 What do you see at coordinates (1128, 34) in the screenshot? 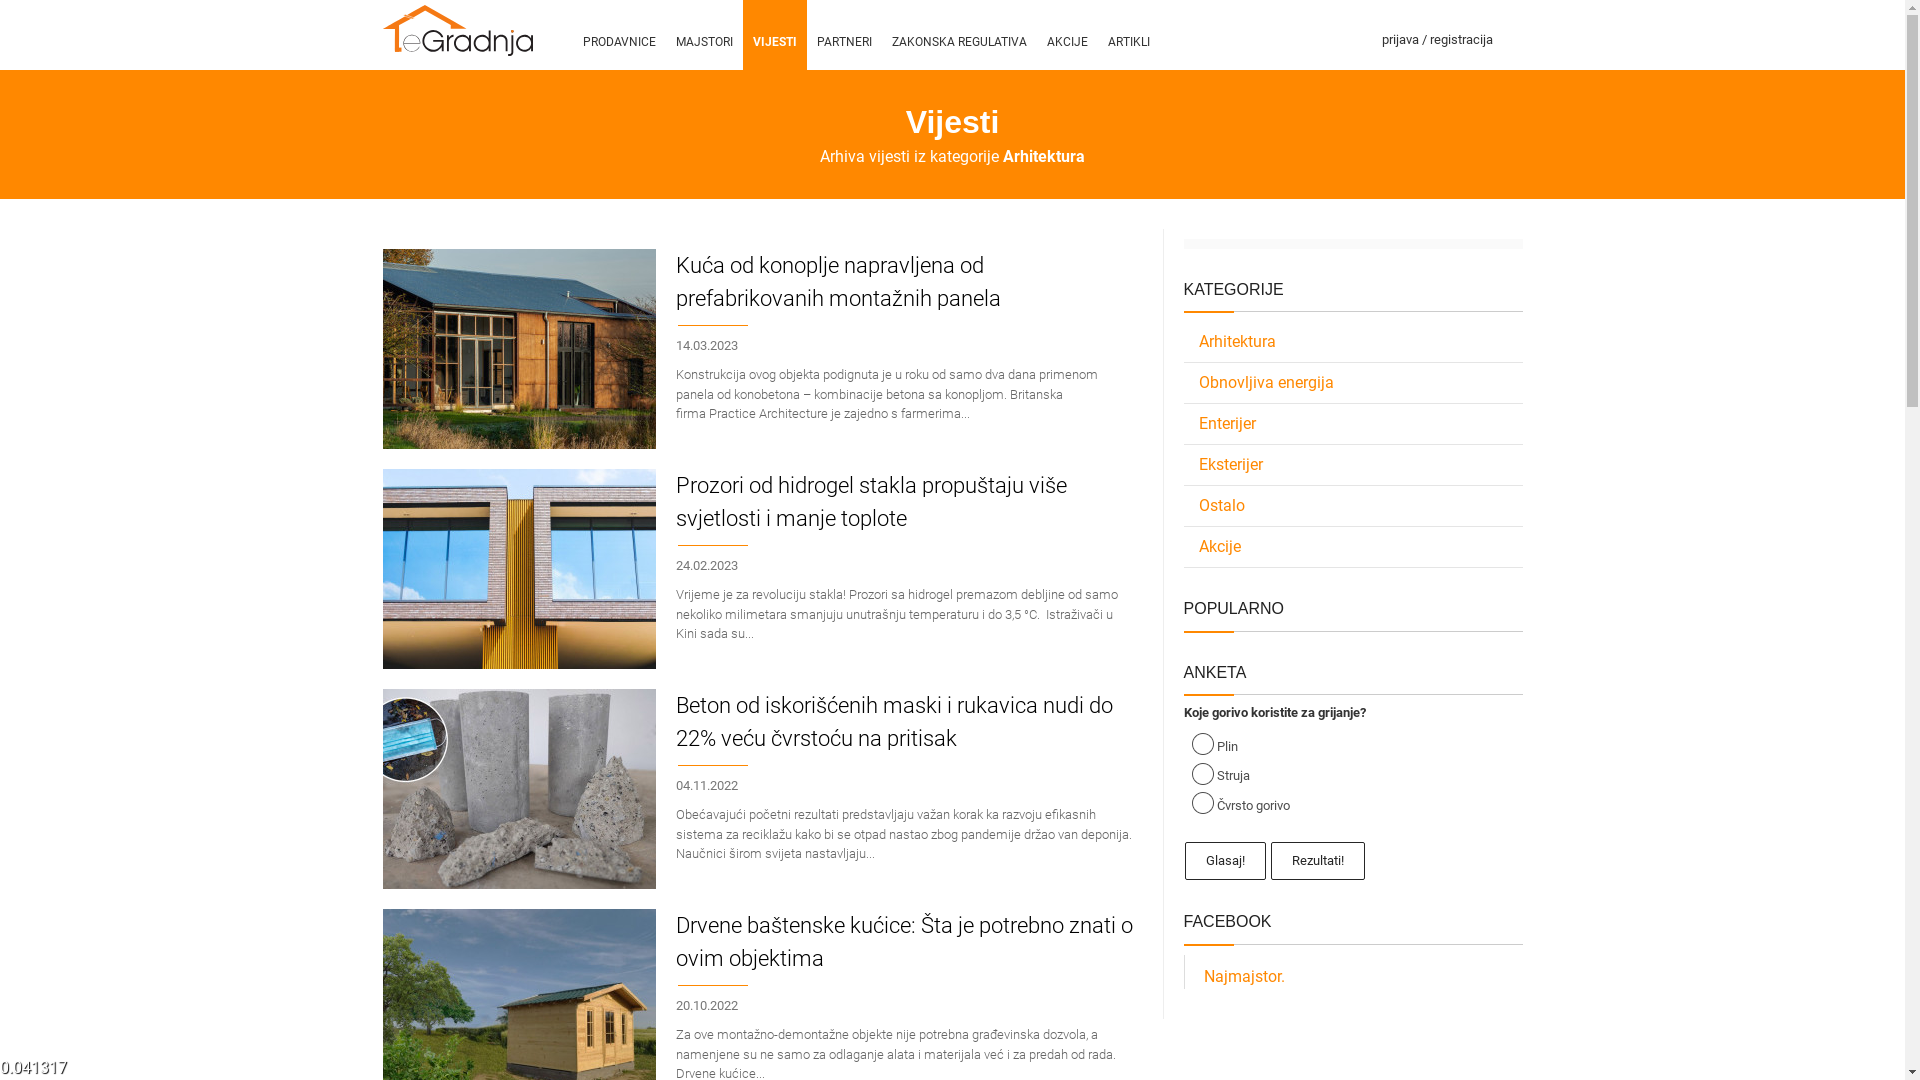
I see `'ARTIKLI'` at bounding box center [1128, 34].